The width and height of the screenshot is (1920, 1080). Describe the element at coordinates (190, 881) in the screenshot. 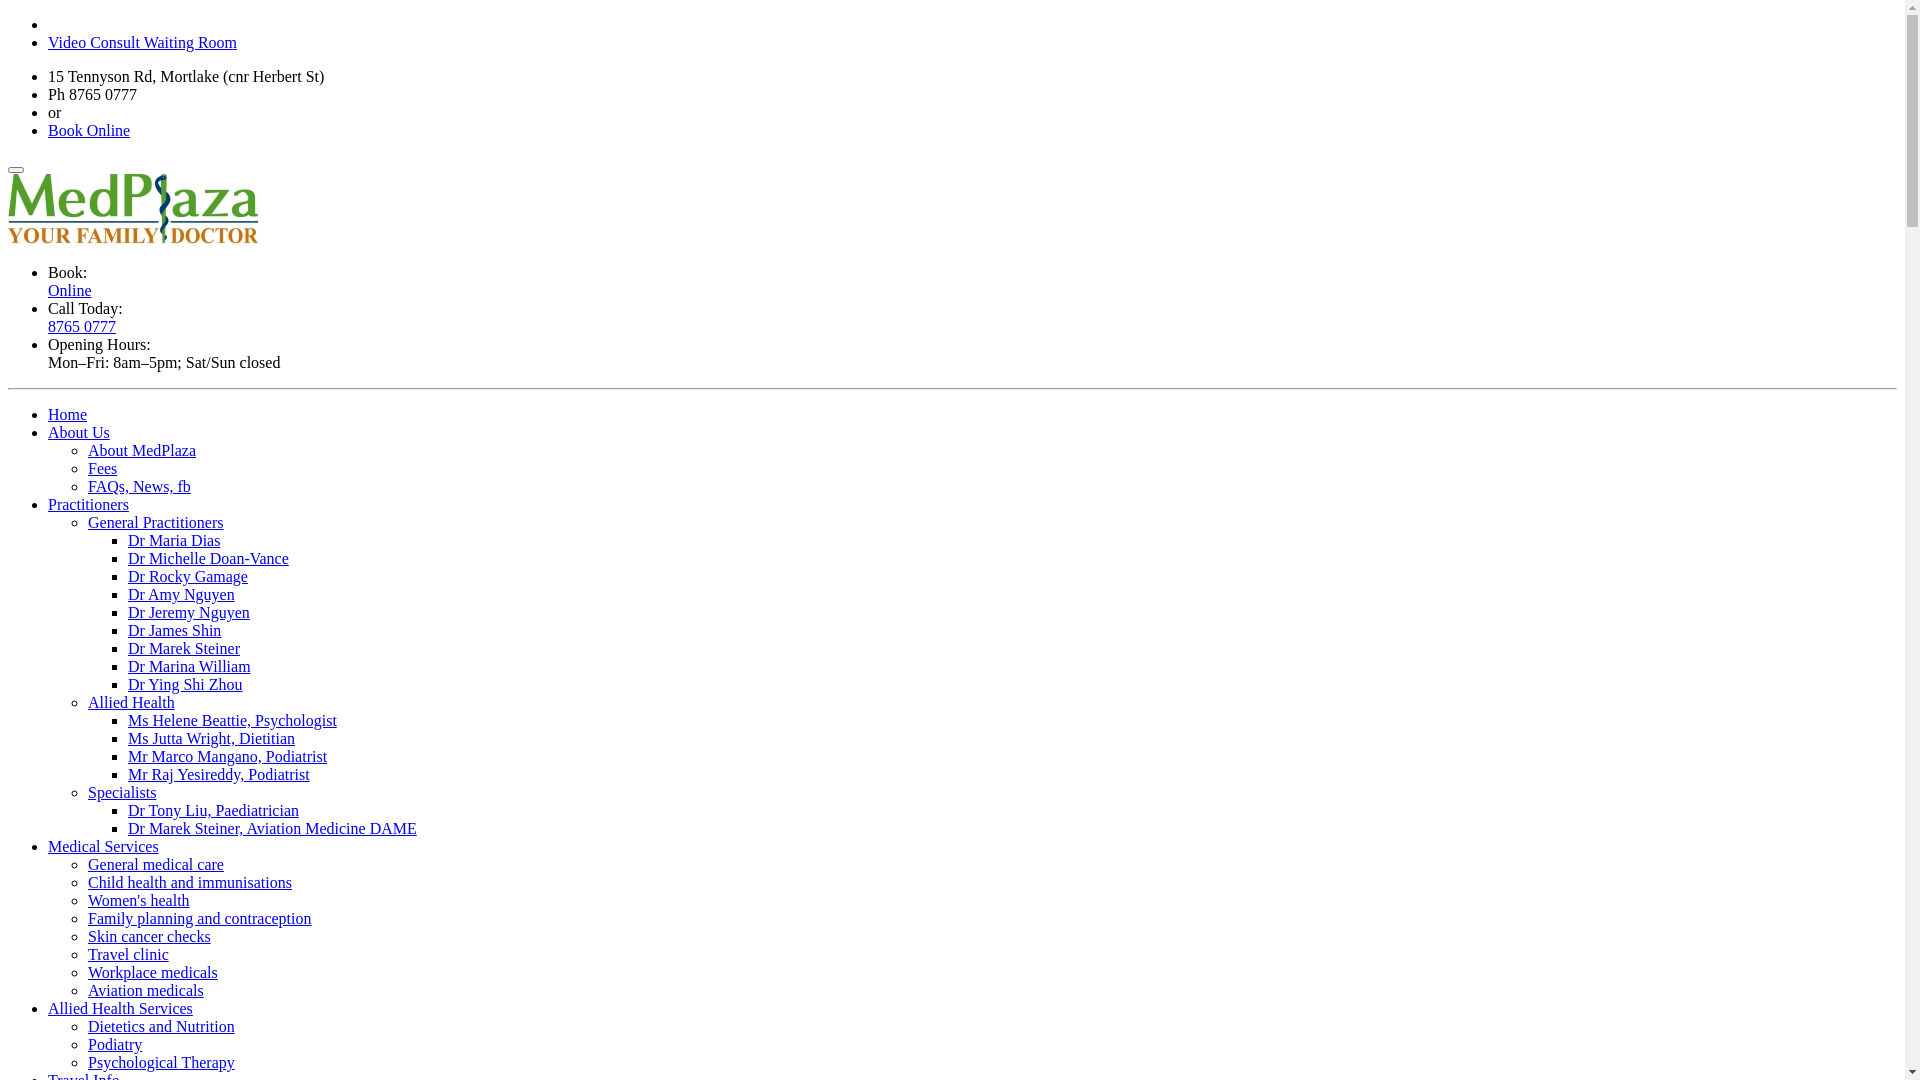

I see `'Child health and immunisations'` at that location.